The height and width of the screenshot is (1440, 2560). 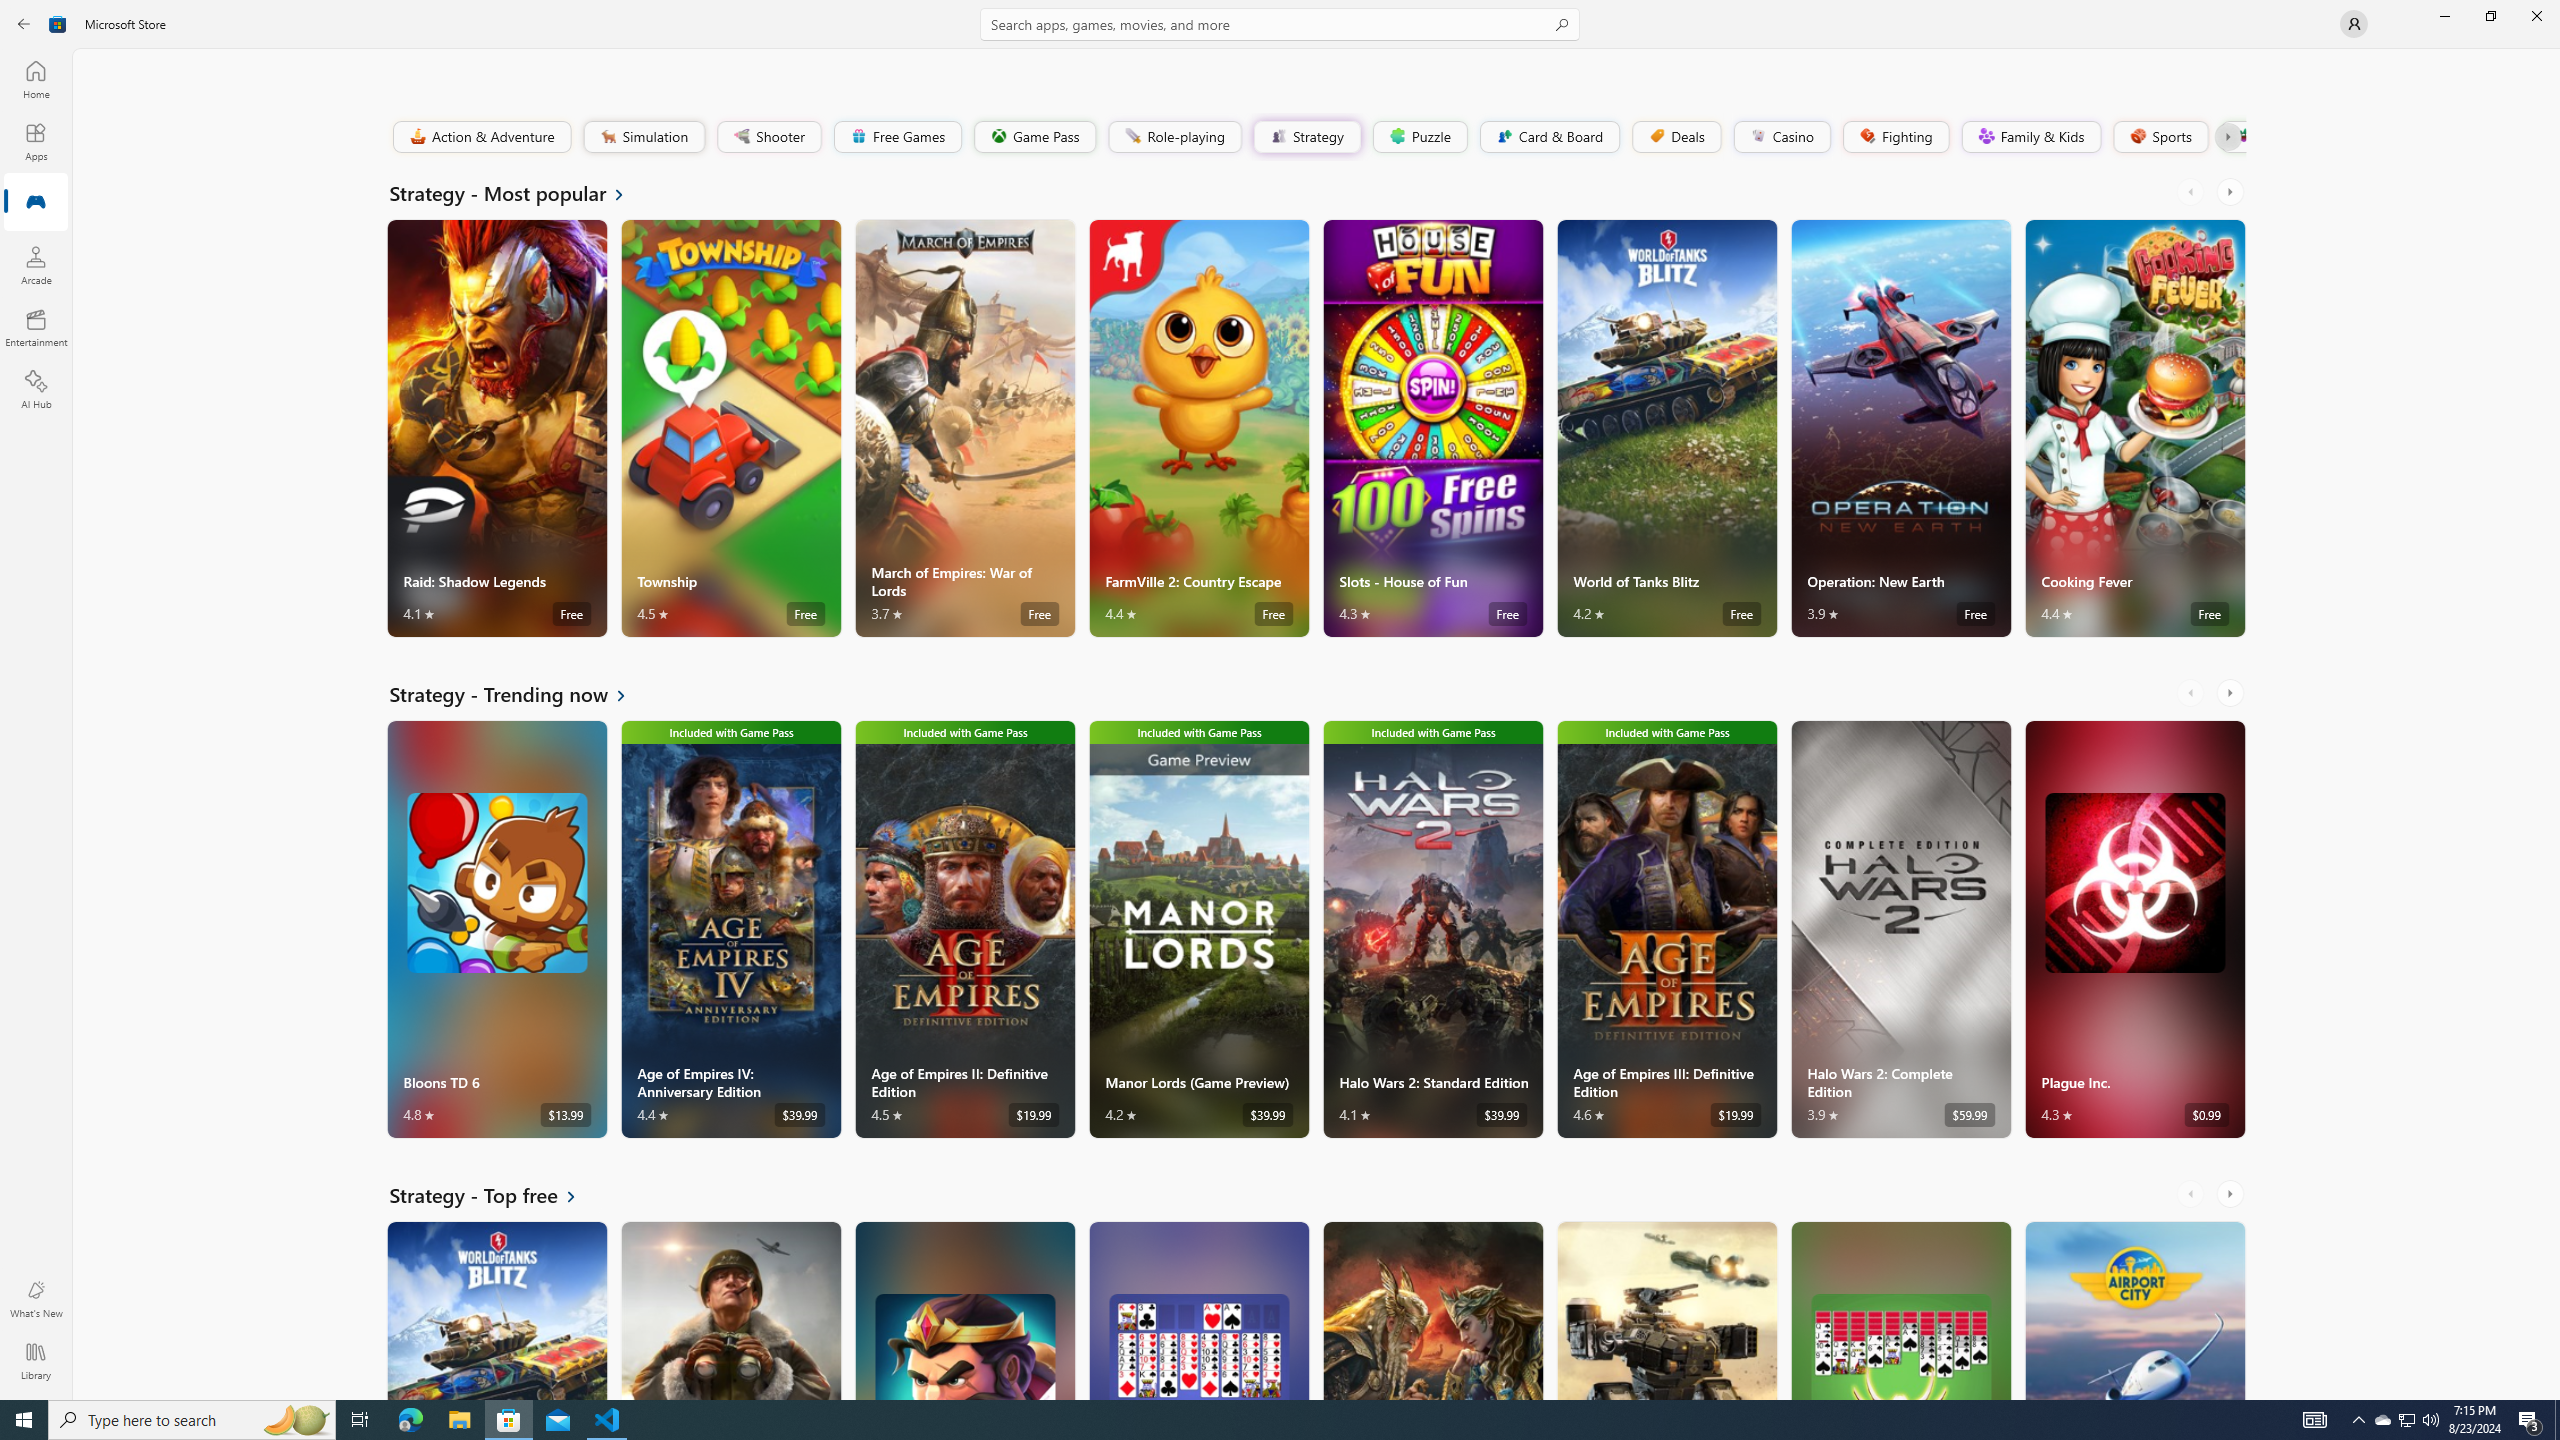 I want to click on 'Fighting', so click(x=1895, y=135).